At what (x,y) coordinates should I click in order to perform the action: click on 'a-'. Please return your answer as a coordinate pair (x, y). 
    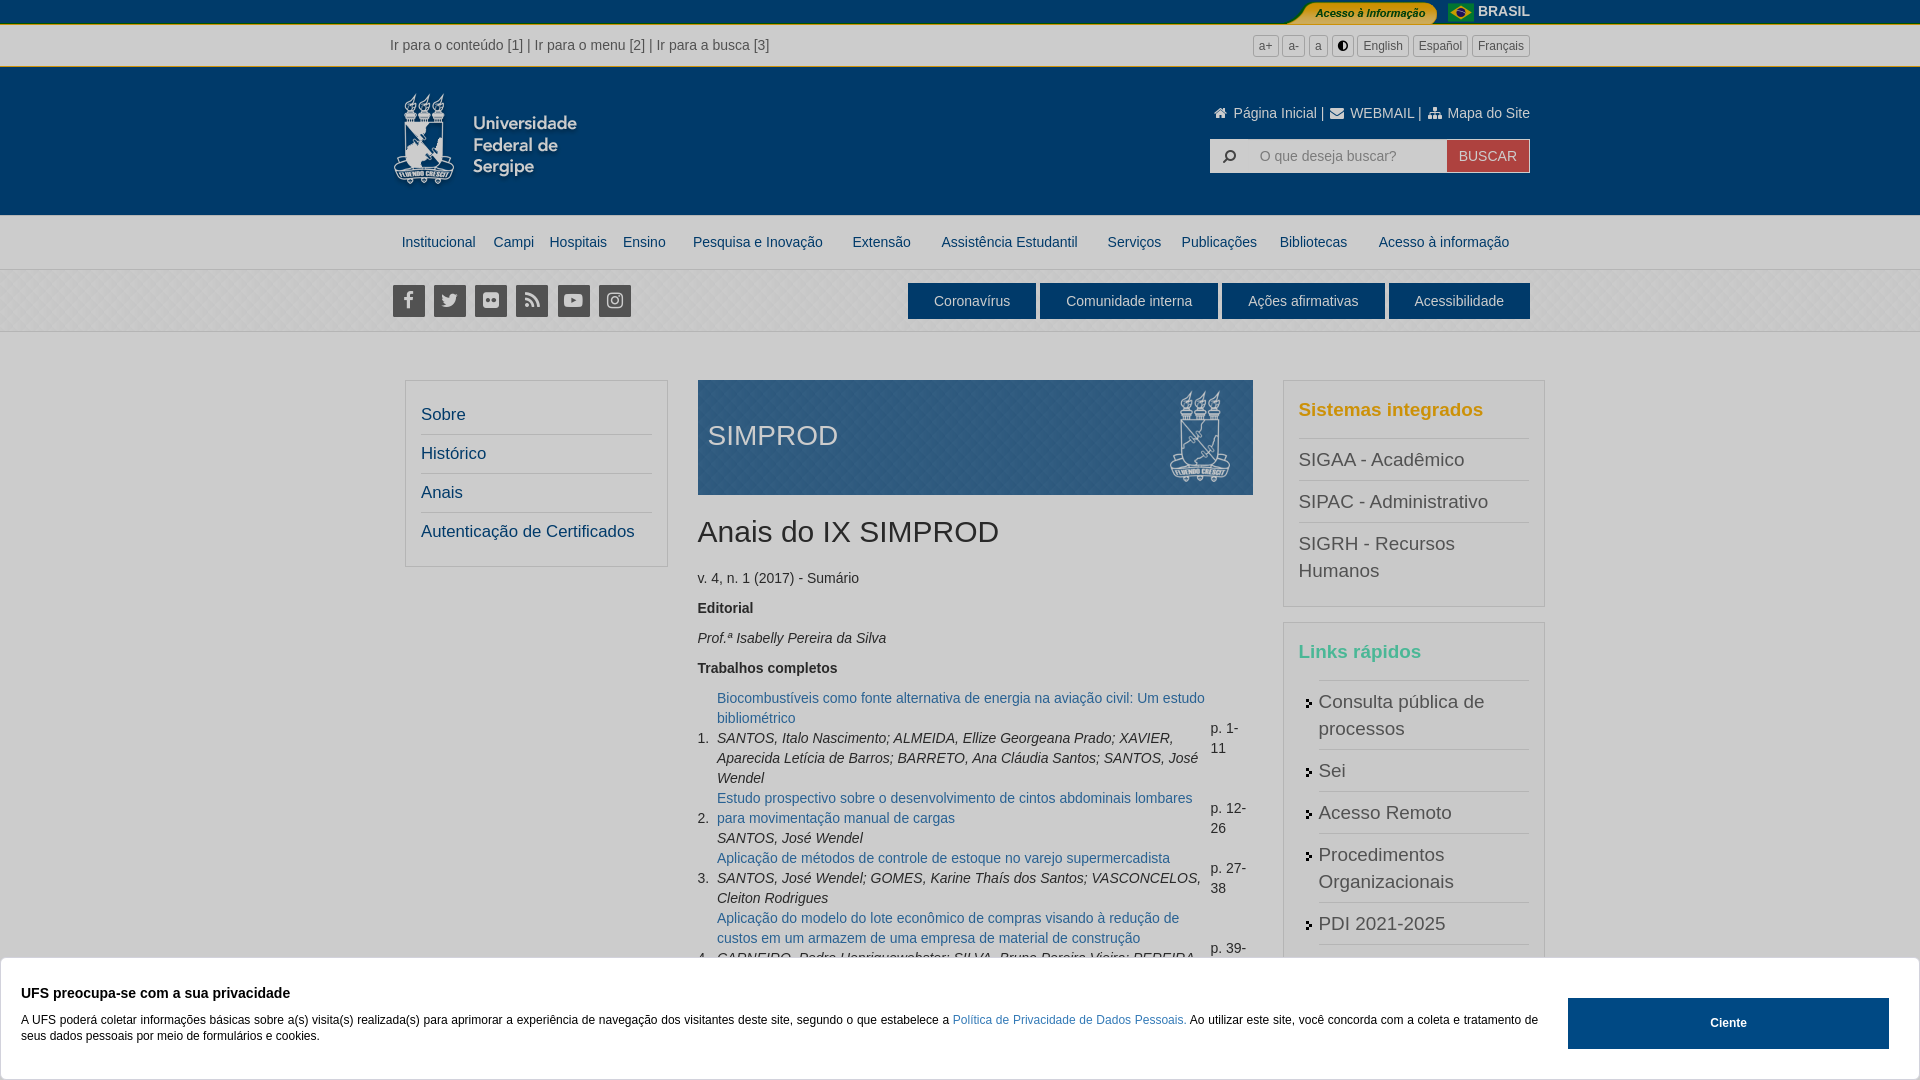
    Looking at the image, I should click on (1293, 45).